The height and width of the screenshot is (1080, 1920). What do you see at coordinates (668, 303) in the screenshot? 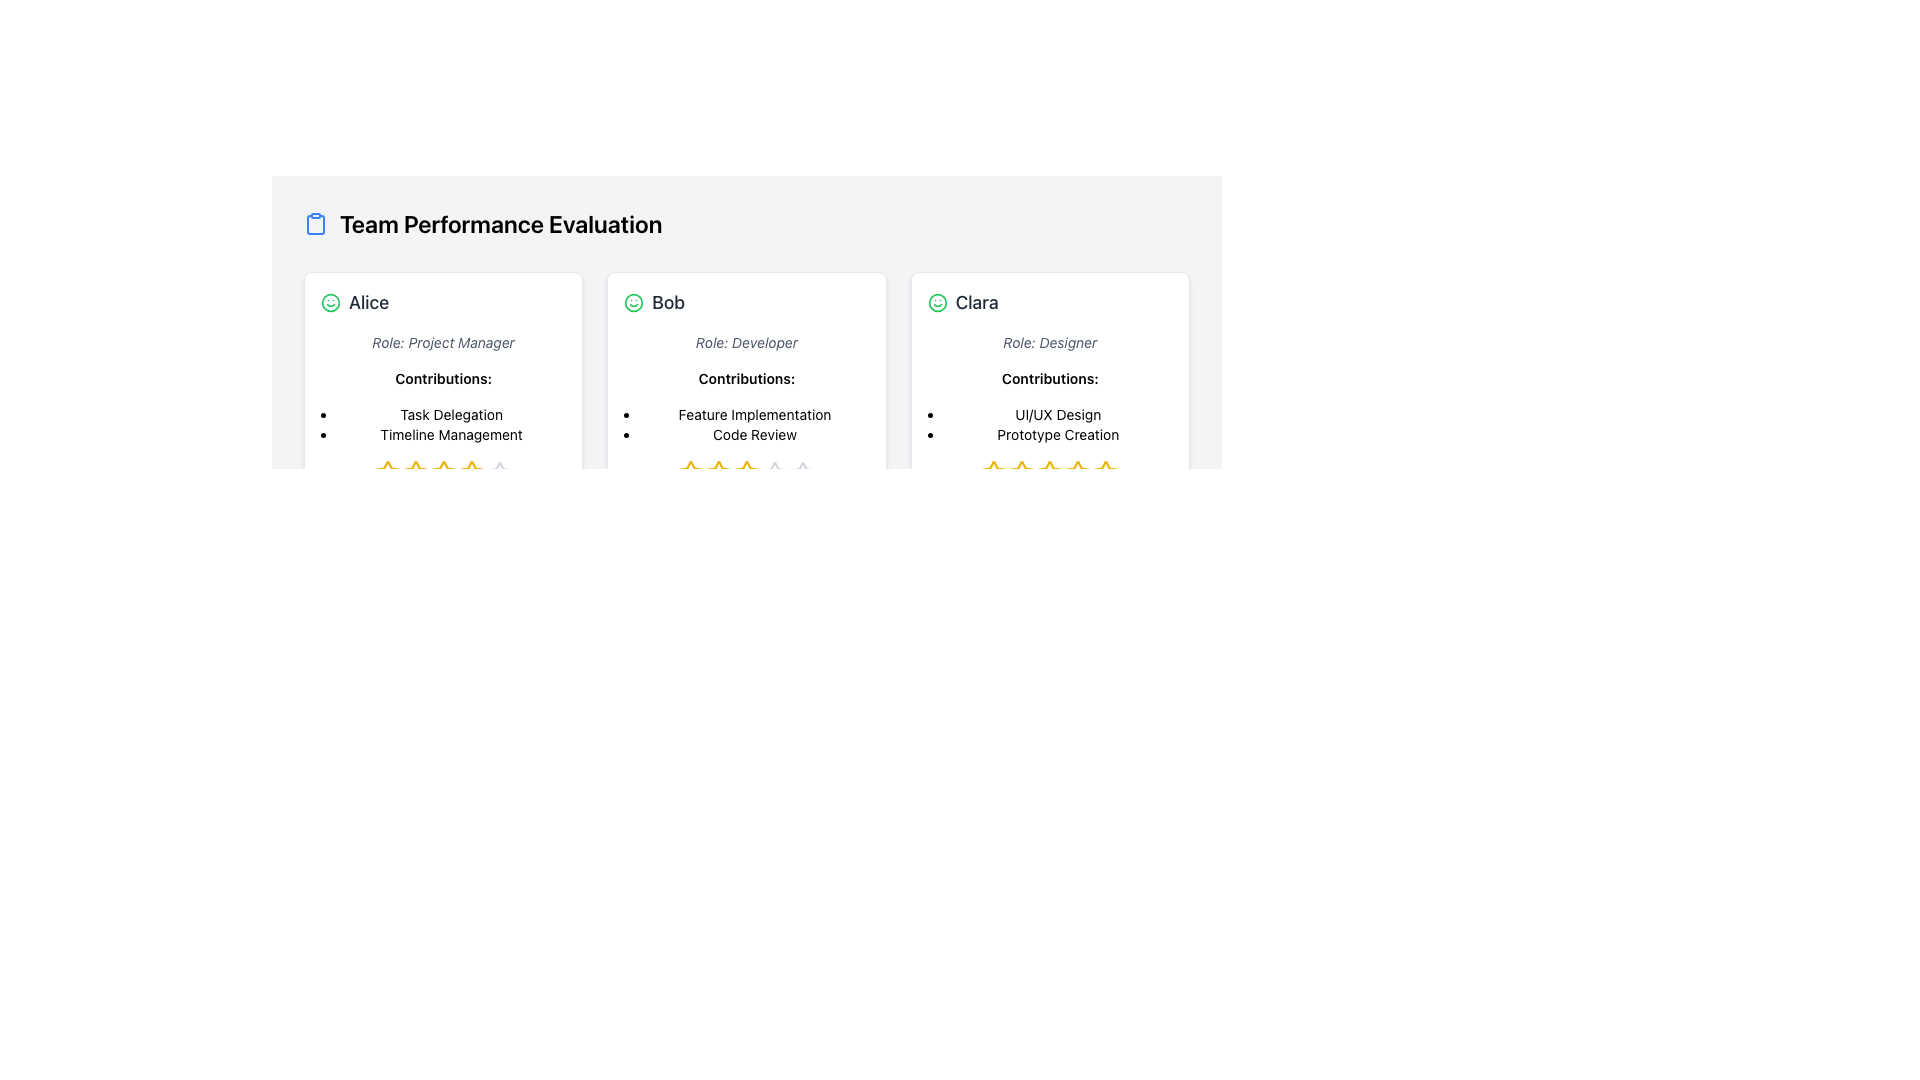
I see `the text label displaying the name 'Bob' in the second card under the 'Team Performance Evaluation' heading, which is located to the right of a green smiling icon` at bounding box center [668, 303].